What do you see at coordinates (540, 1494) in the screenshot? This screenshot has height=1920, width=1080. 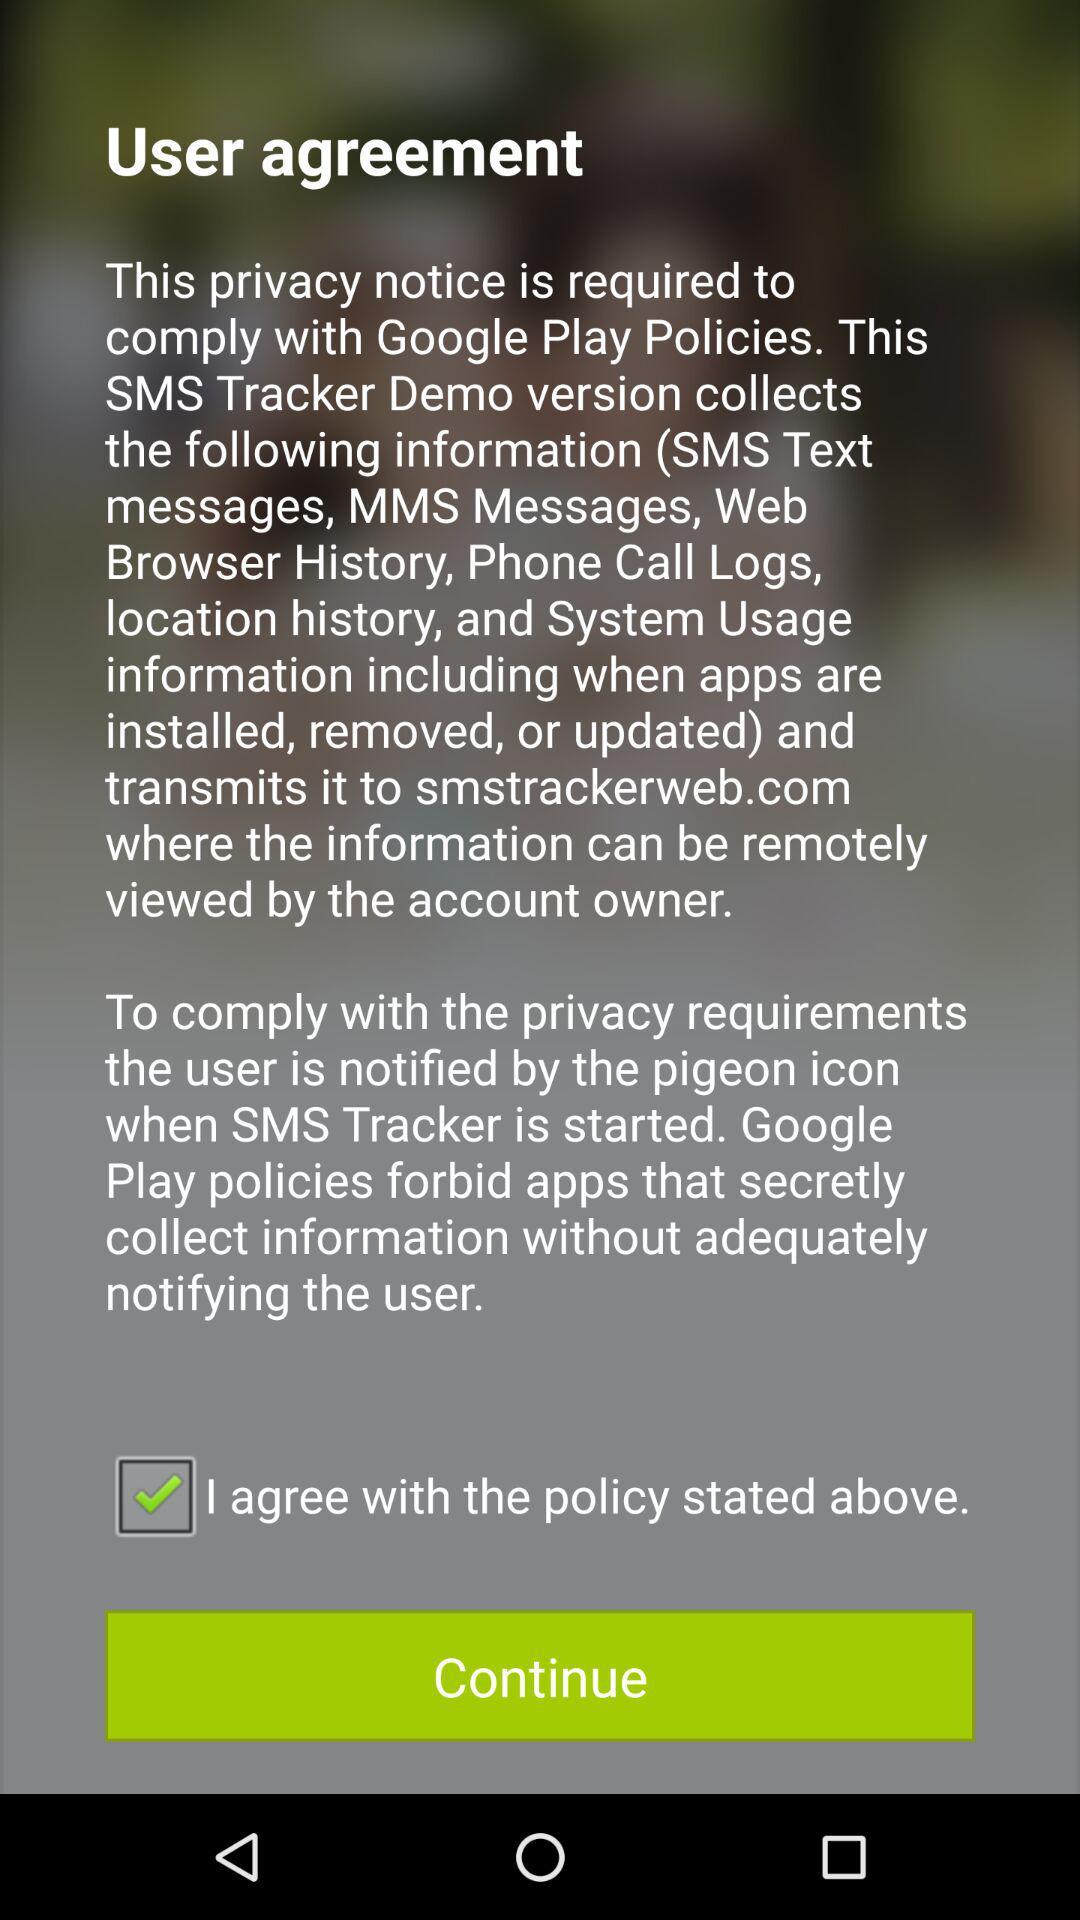 I see `app below the this privacy notice item` at bounding box center [540, 1494].